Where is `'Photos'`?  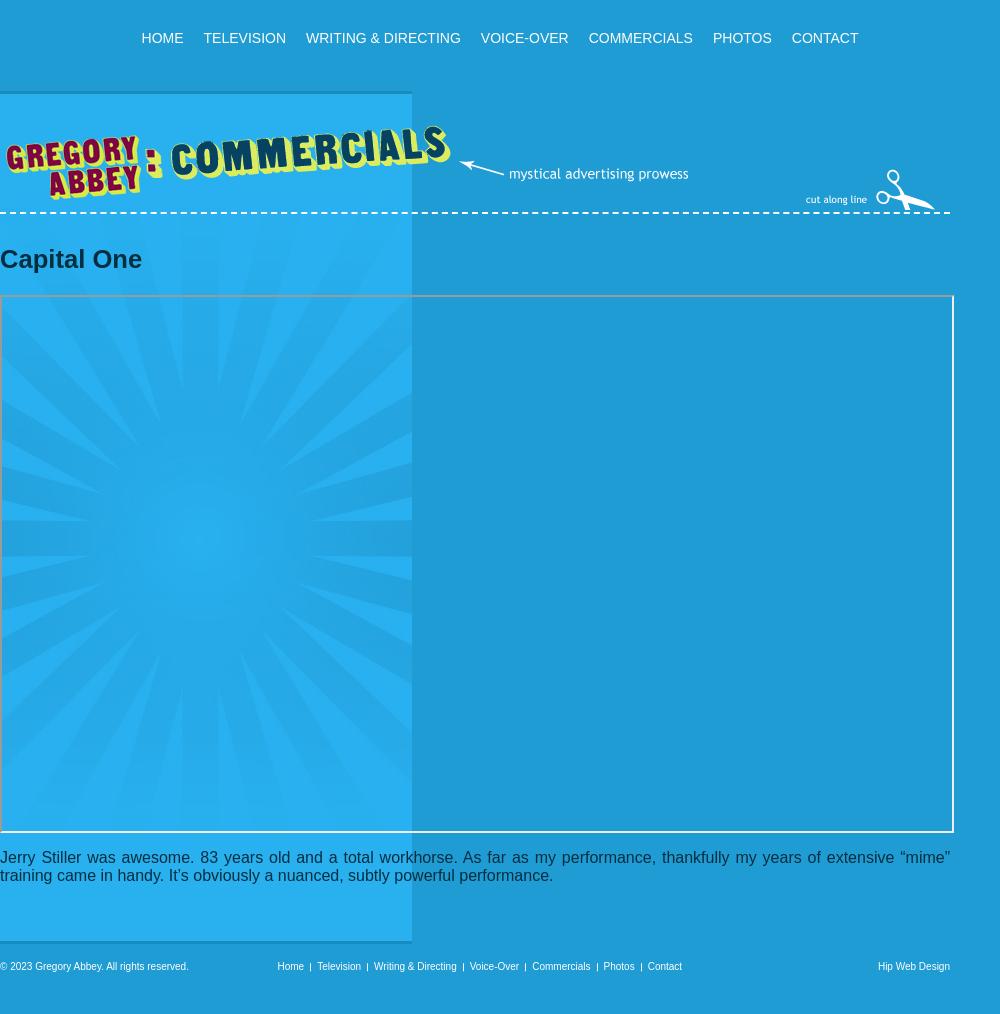 'Photos' is located at coordinates (740, 37).